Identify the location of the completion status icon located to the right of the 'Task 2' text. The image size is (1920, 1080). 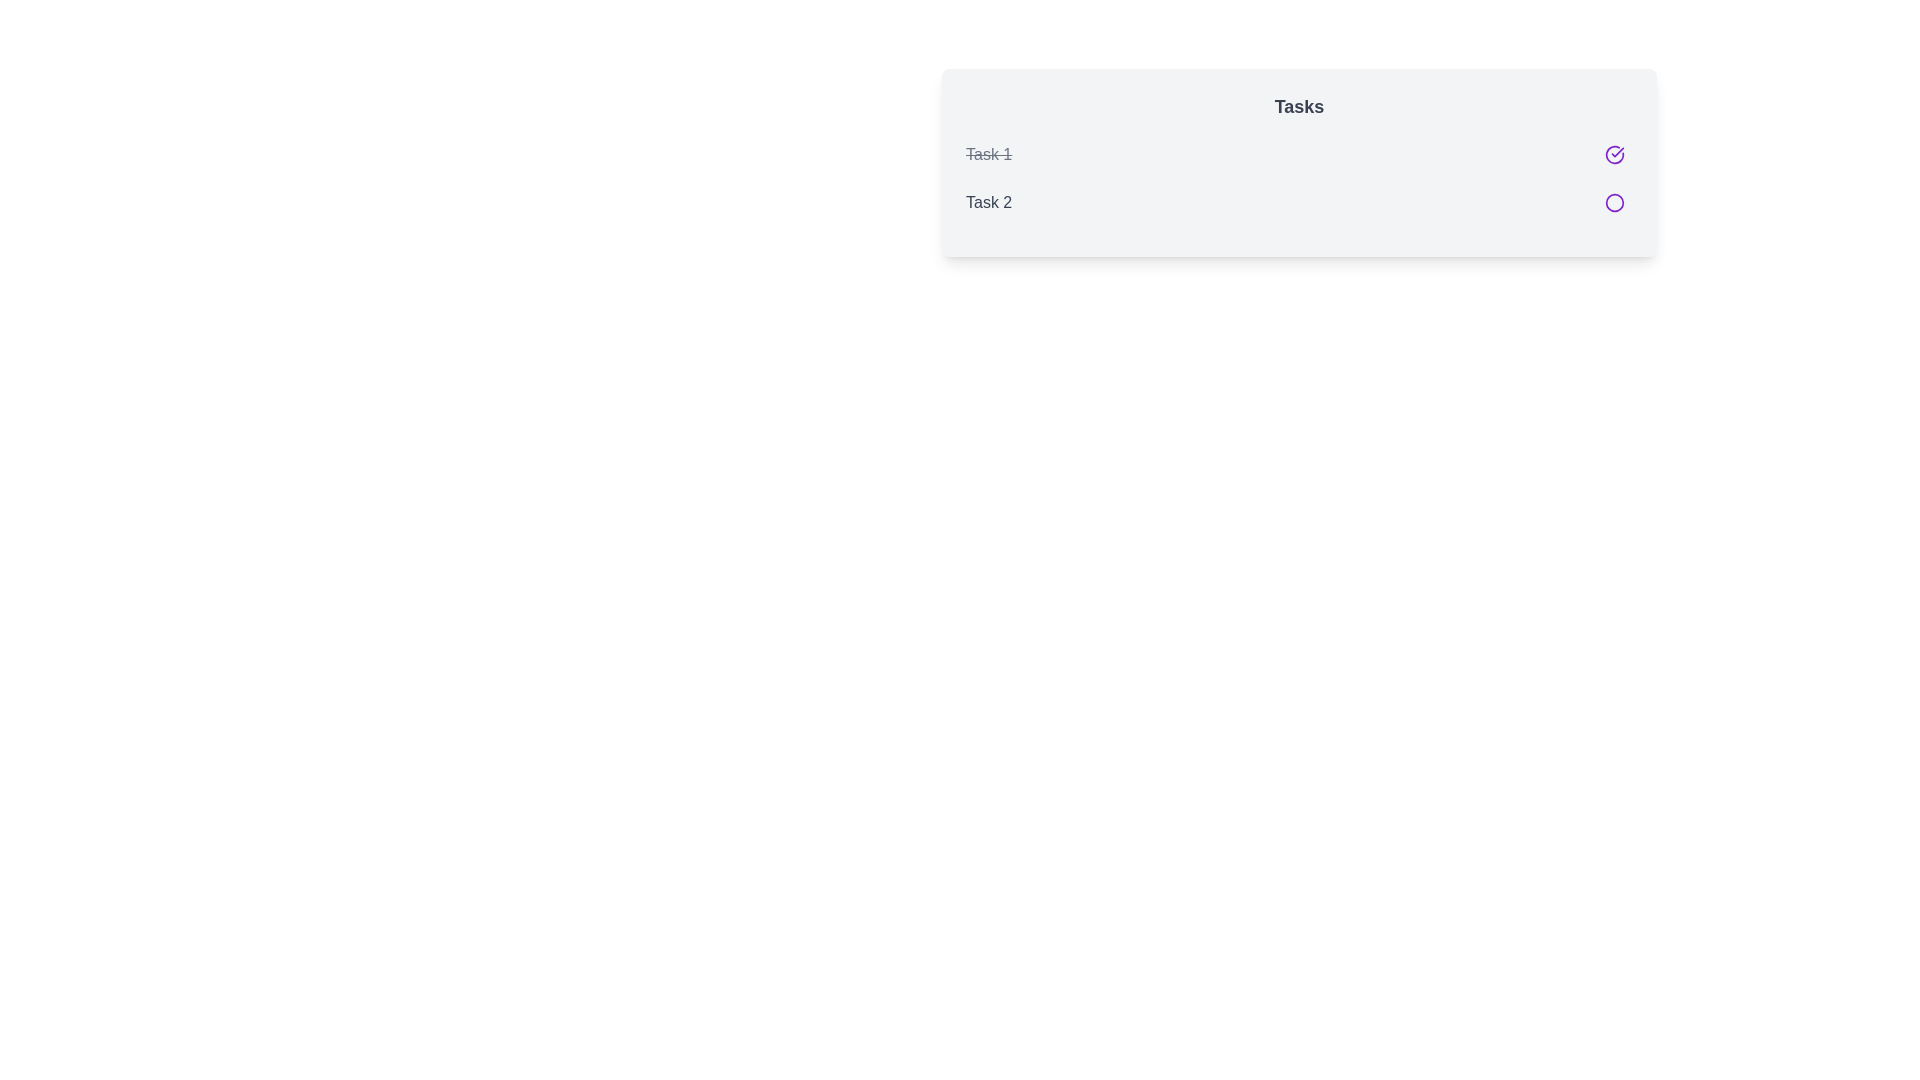
(1614, 153).